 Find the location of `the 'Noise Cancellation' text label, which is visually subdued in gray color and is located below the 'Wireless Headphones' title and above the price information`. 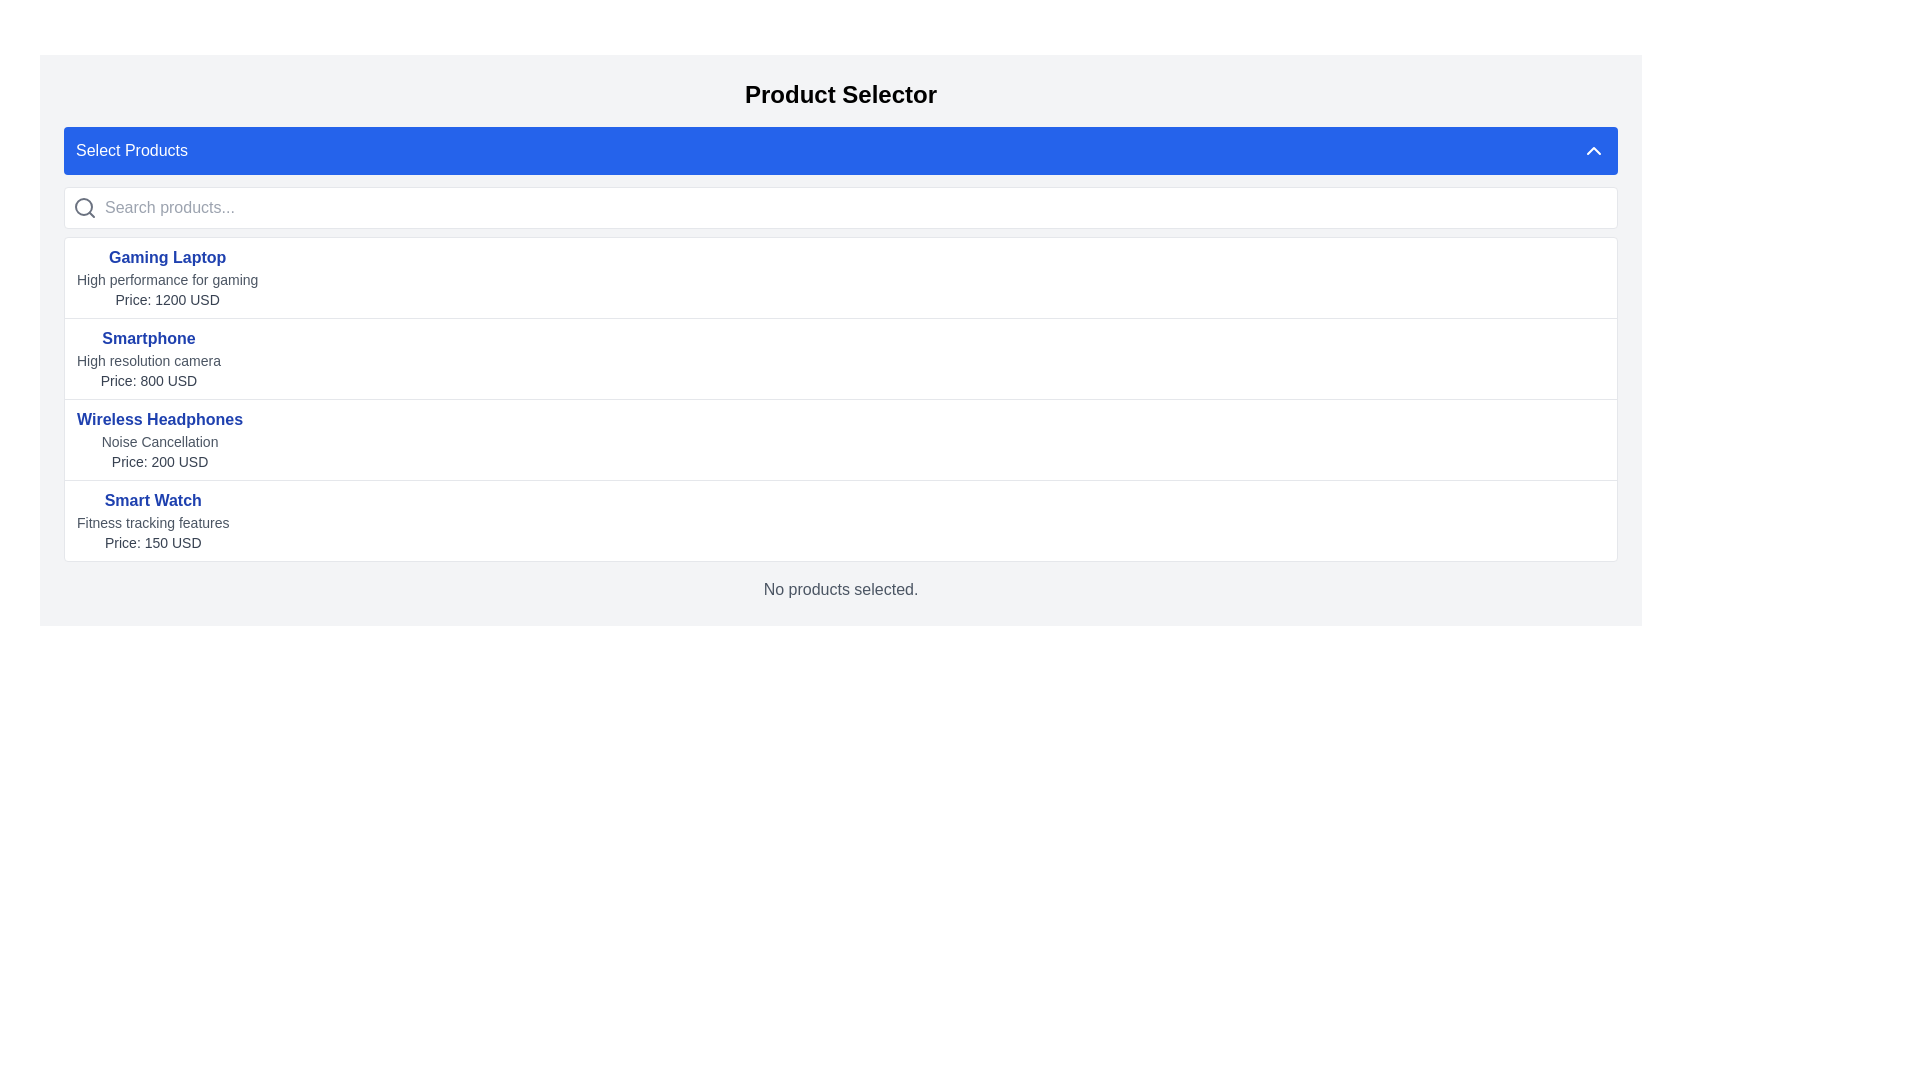

the 'Noise Cancellation' text label, which is visually subdued in gray color and is located below the 'Wireless Headphones' title and above the price information is located at coordinates (160, 441).